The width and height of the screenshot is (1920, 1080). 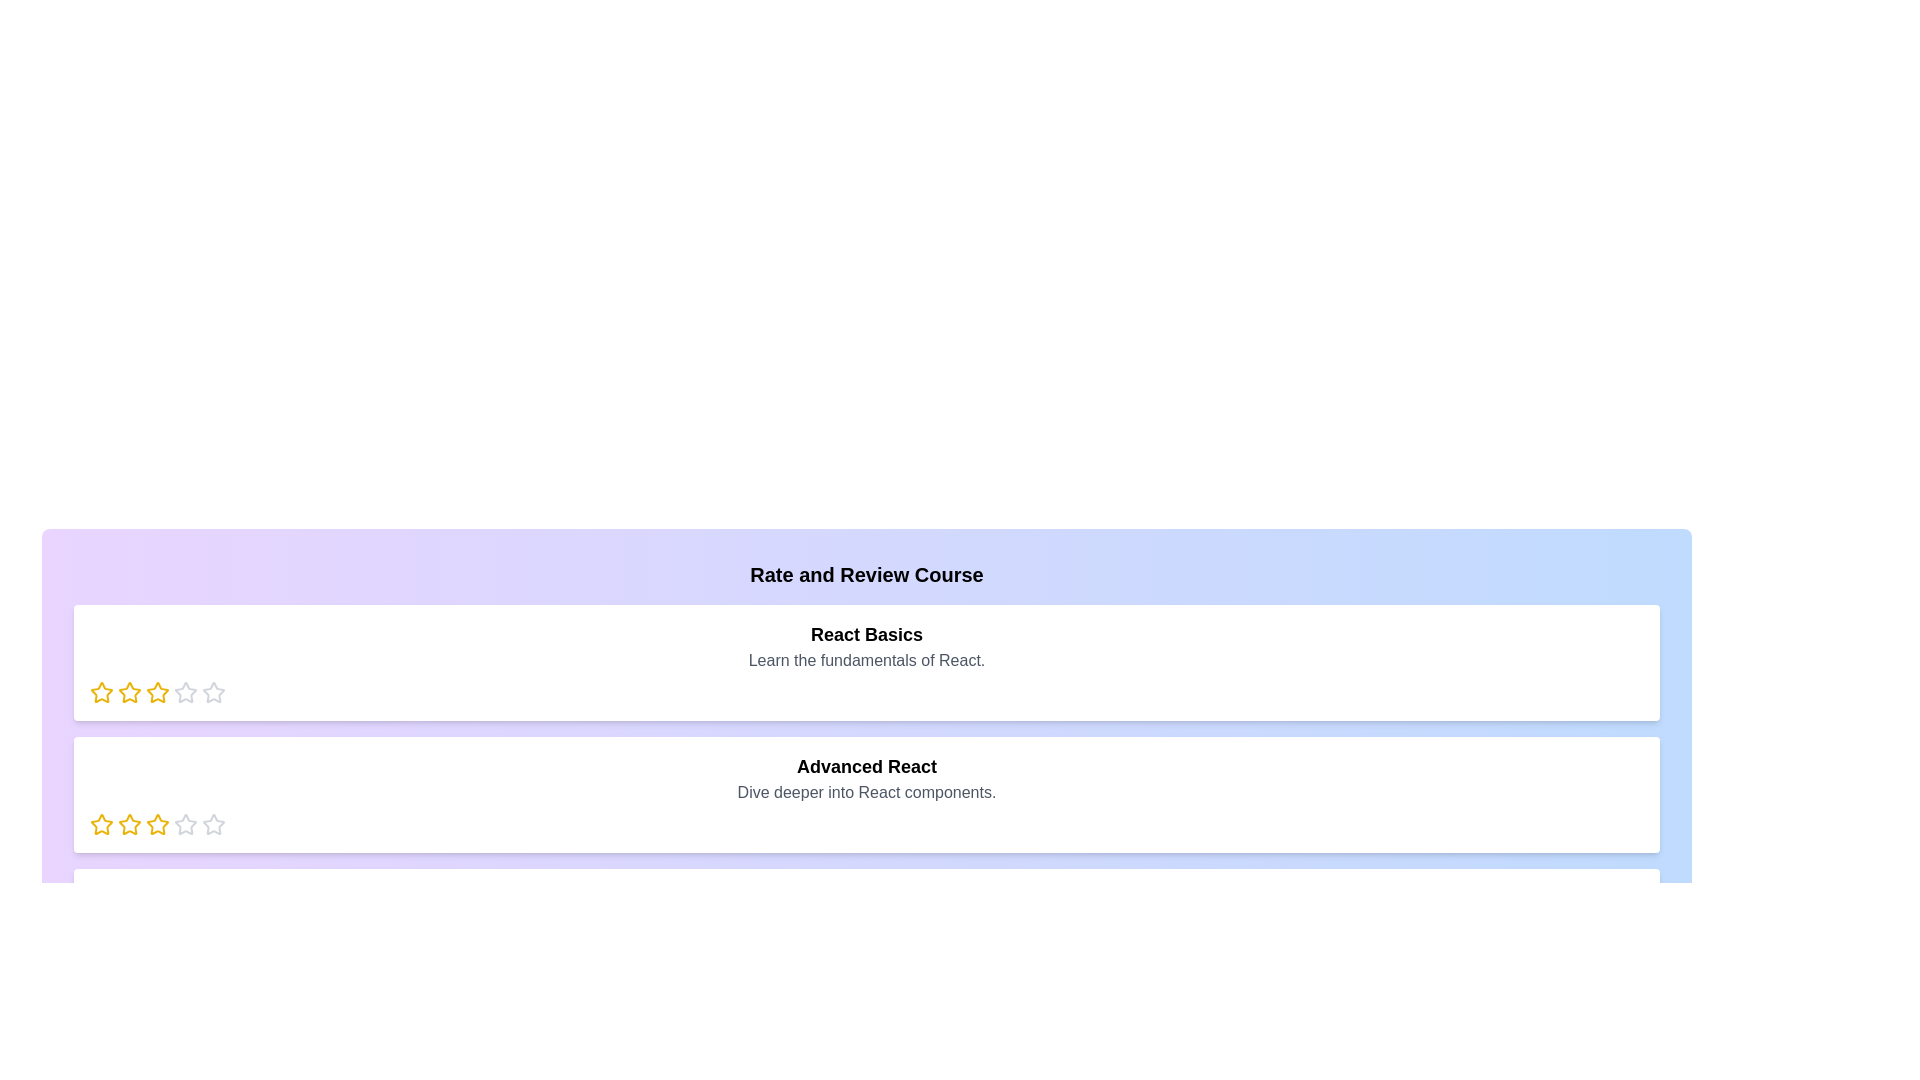 I want to click on the second star in the star rating system for the 'Advanced React' course to set or change a rating, so click(x=157, y=824).